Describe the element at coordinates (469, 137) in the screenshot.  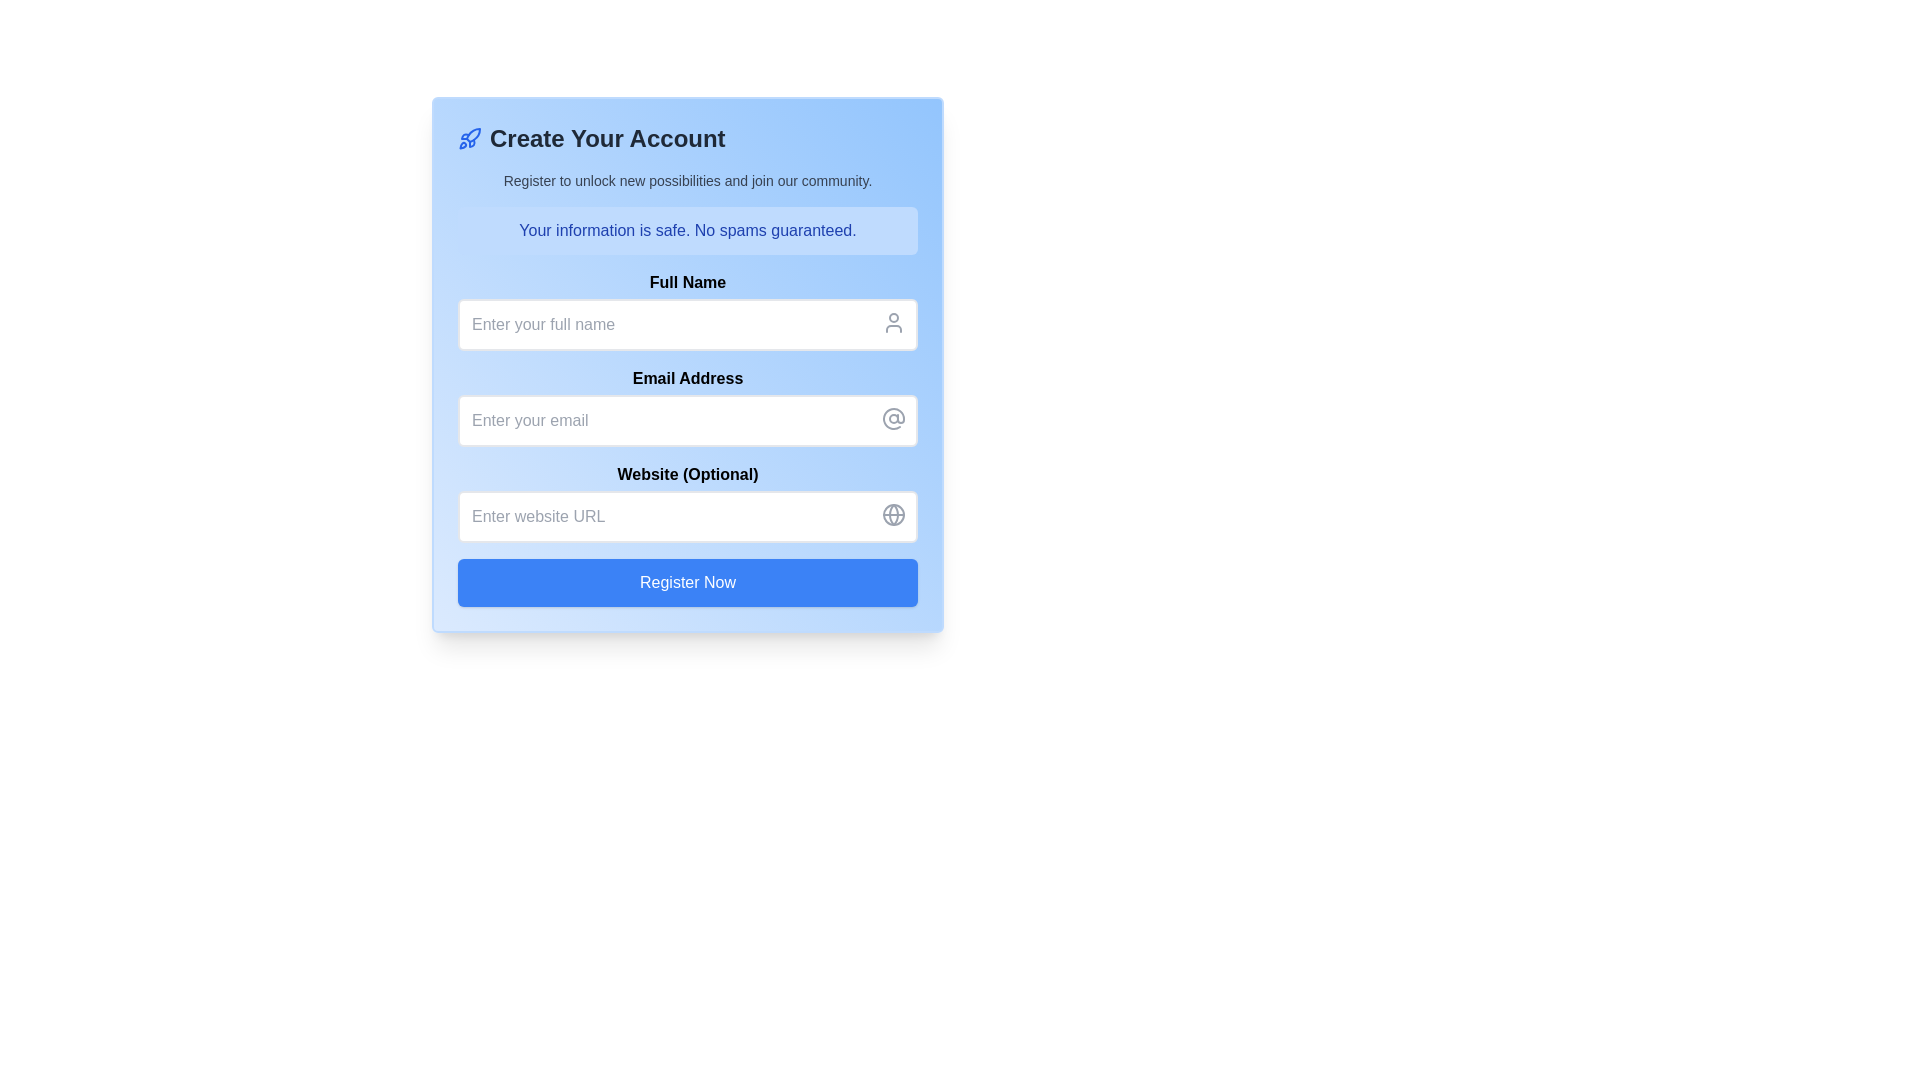
I see `the rocket icon located to the left of the 'Create Your Account' text in the upper left corner of the registration form header` at that location.